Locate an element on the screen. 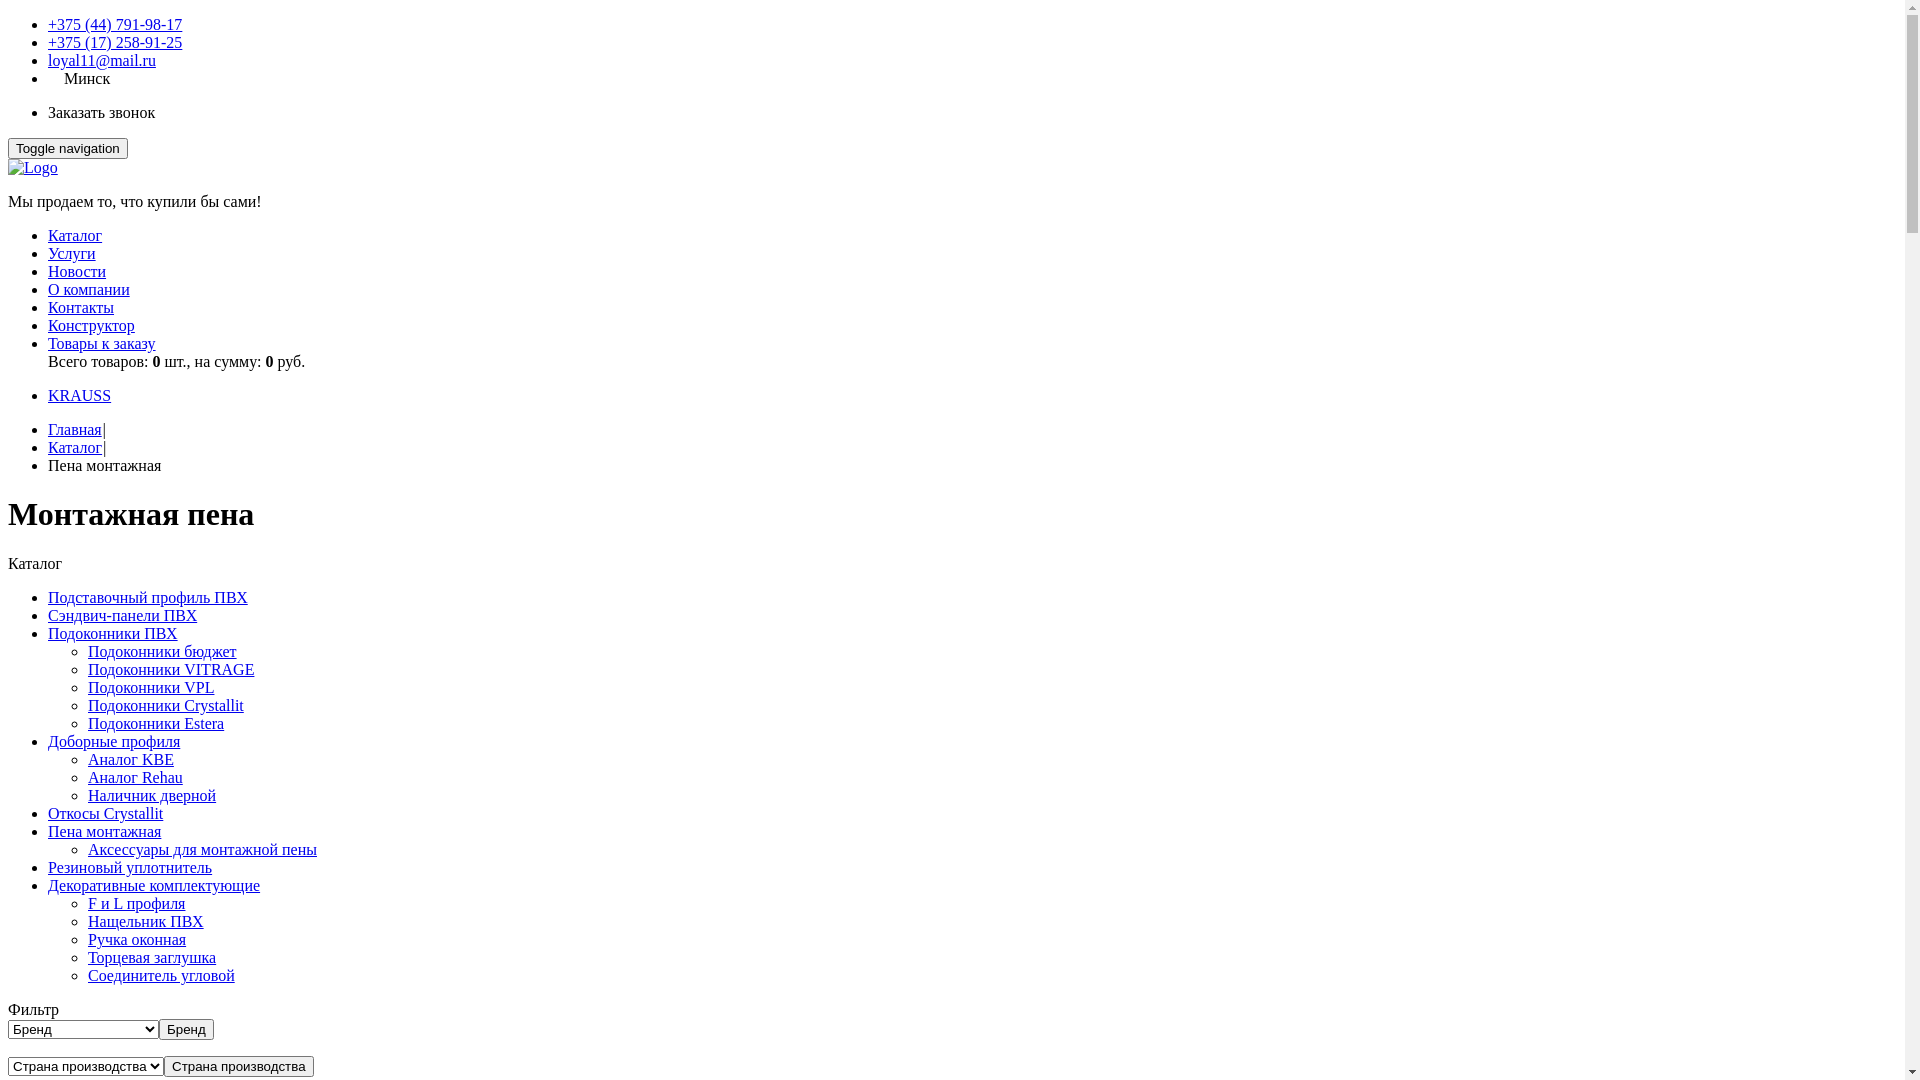 This screenshot has width=1920, height=1080. '+375 (17) 258-91-25' is located at coordinates (114, 42).